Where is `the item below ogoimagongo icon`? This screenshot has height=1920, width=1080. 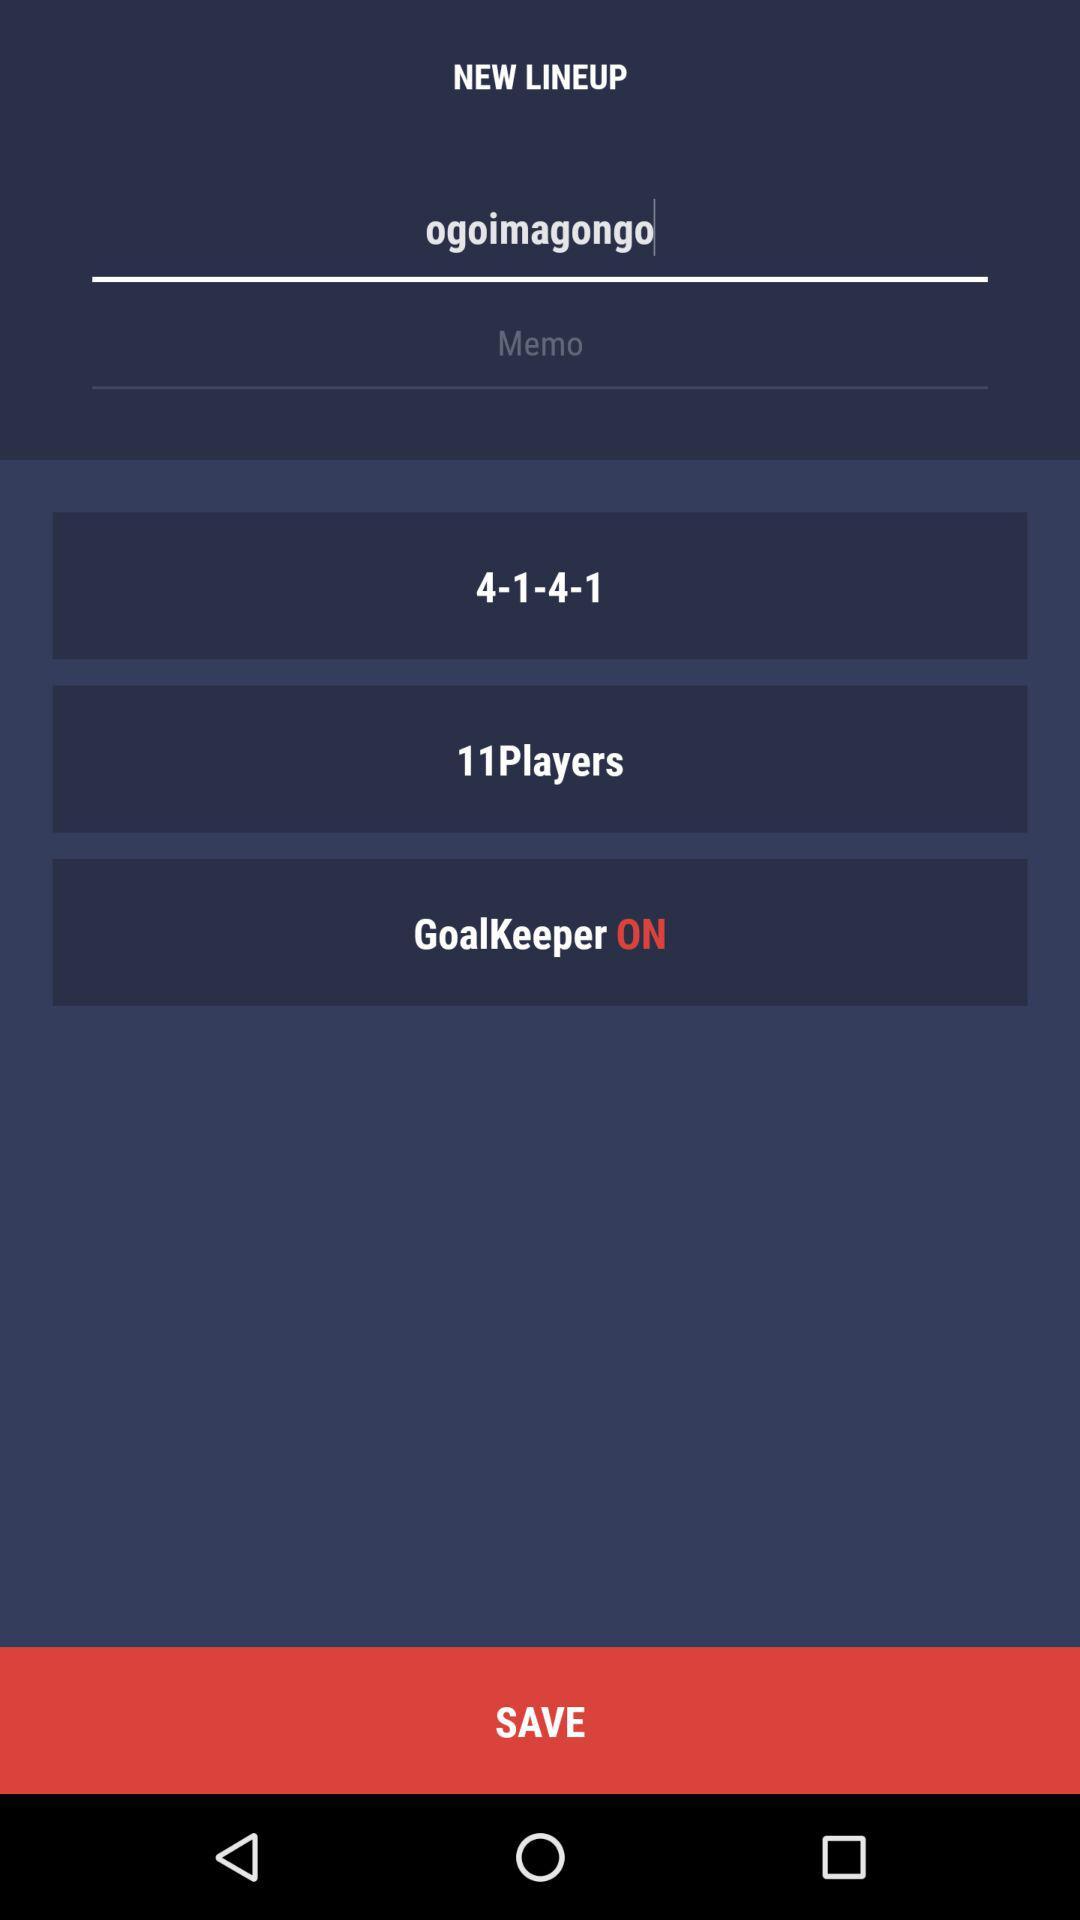
the item below ogoimagongo icon is located at coordinates (540, 352).